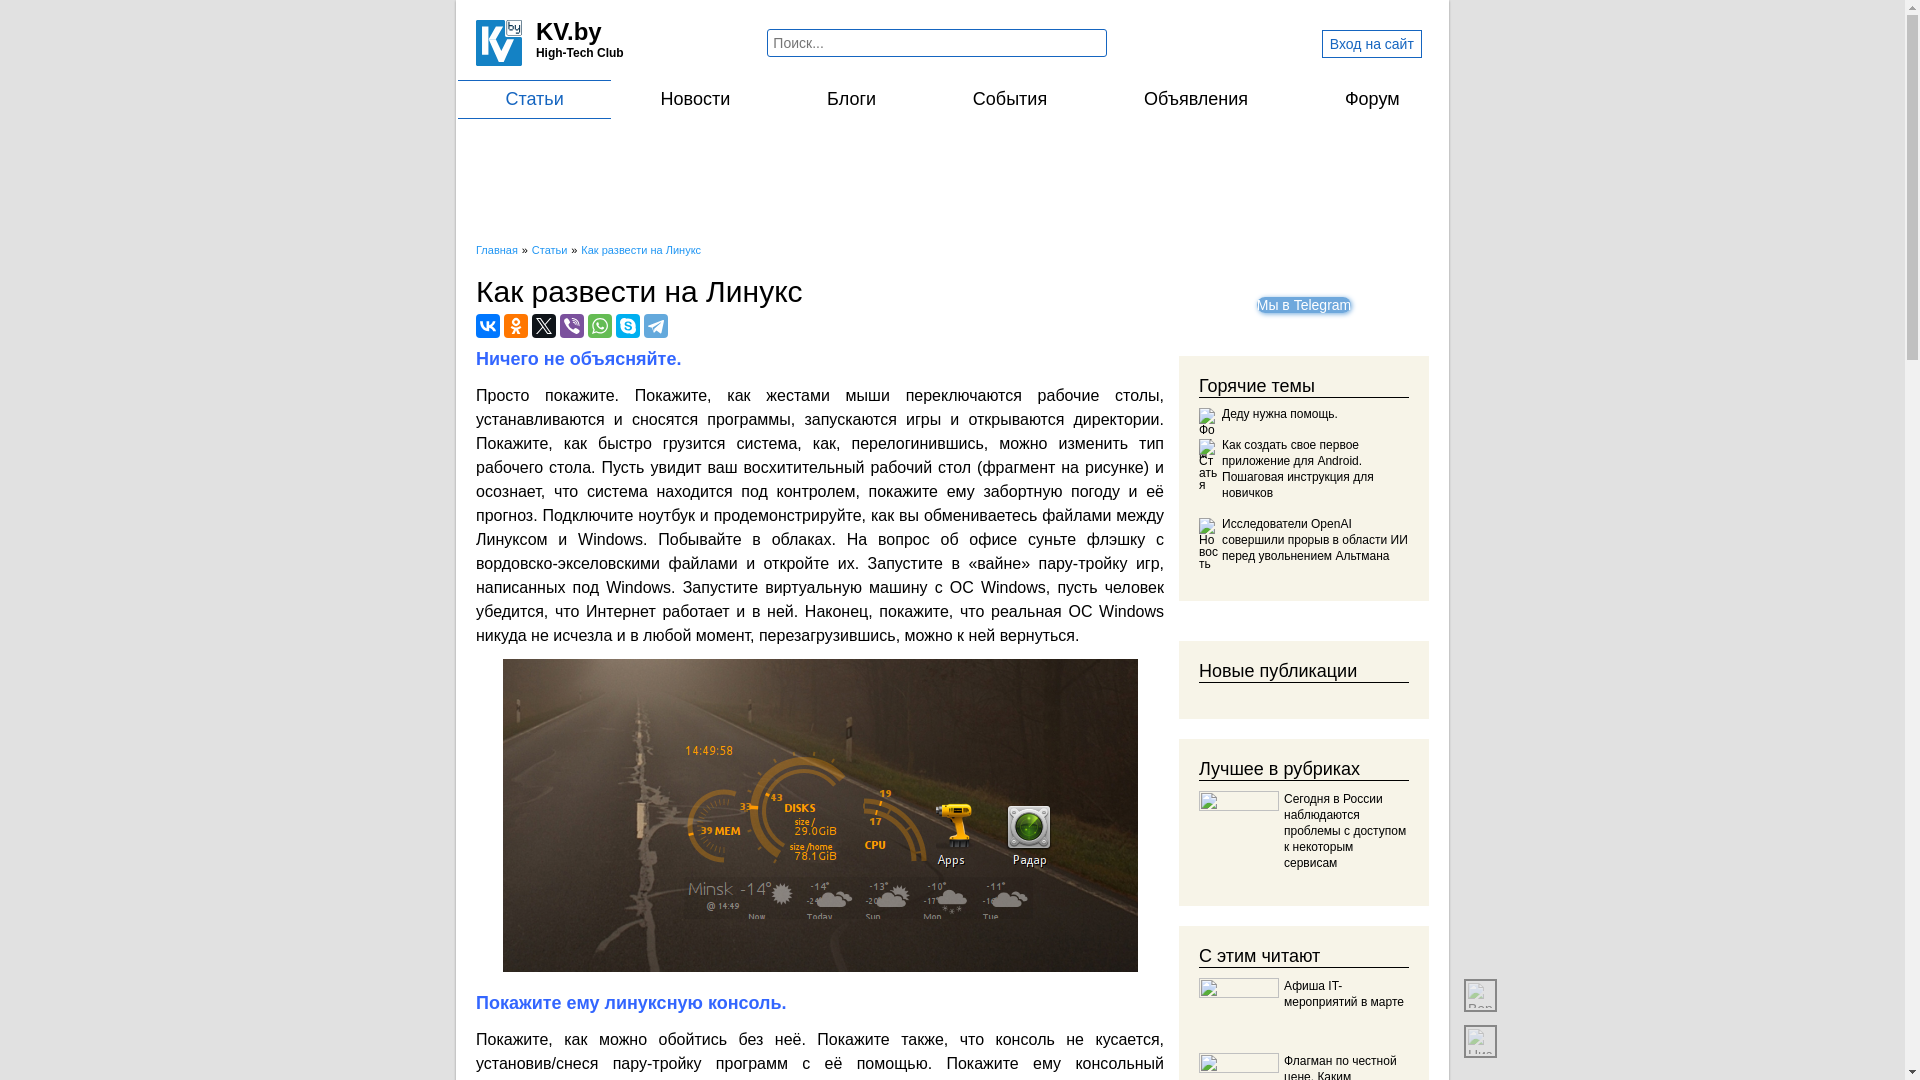 The height and width of the screenshot is (1080, 1920). Describe the element at coordinates (599, 325) in the screenshot. I see `'WhatsApp'` at that location.